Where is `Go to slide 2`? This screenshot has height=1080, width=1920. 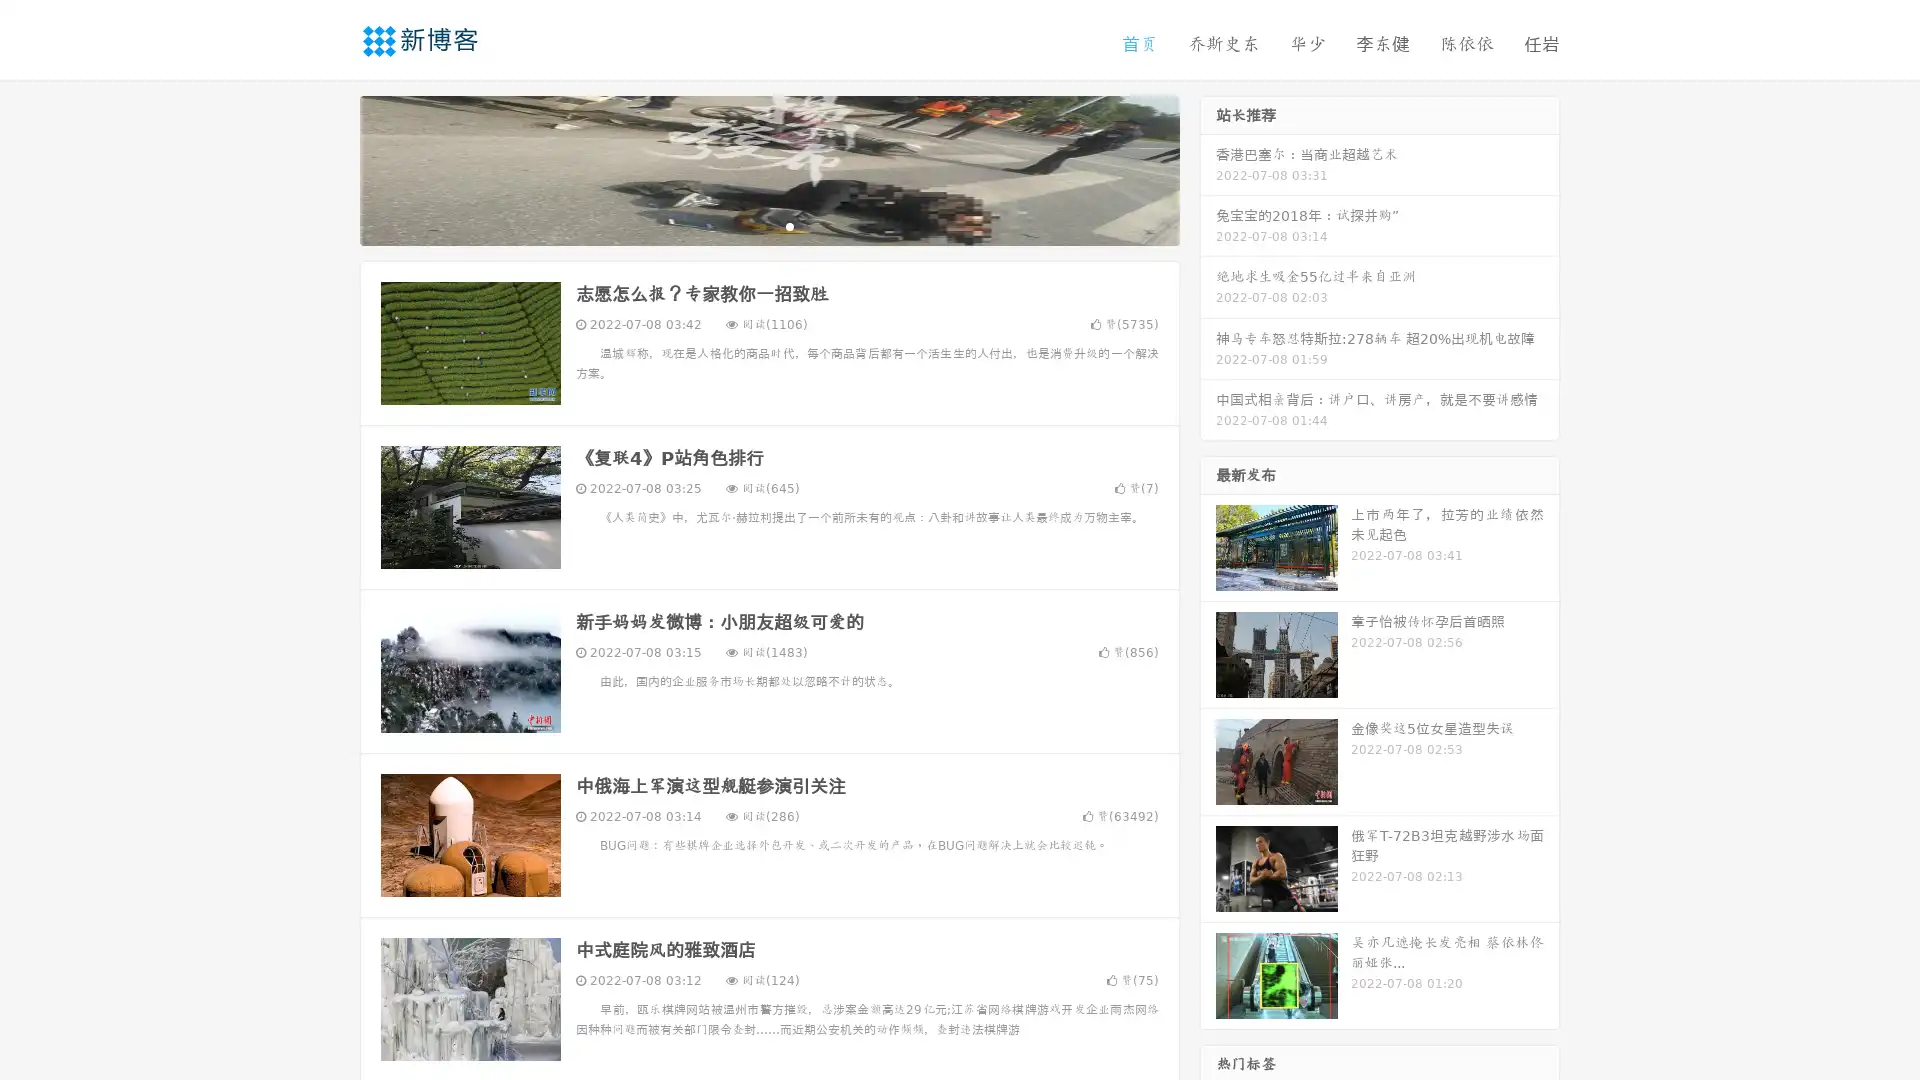
Go to slide 2 is located at coordinates (768, 225).